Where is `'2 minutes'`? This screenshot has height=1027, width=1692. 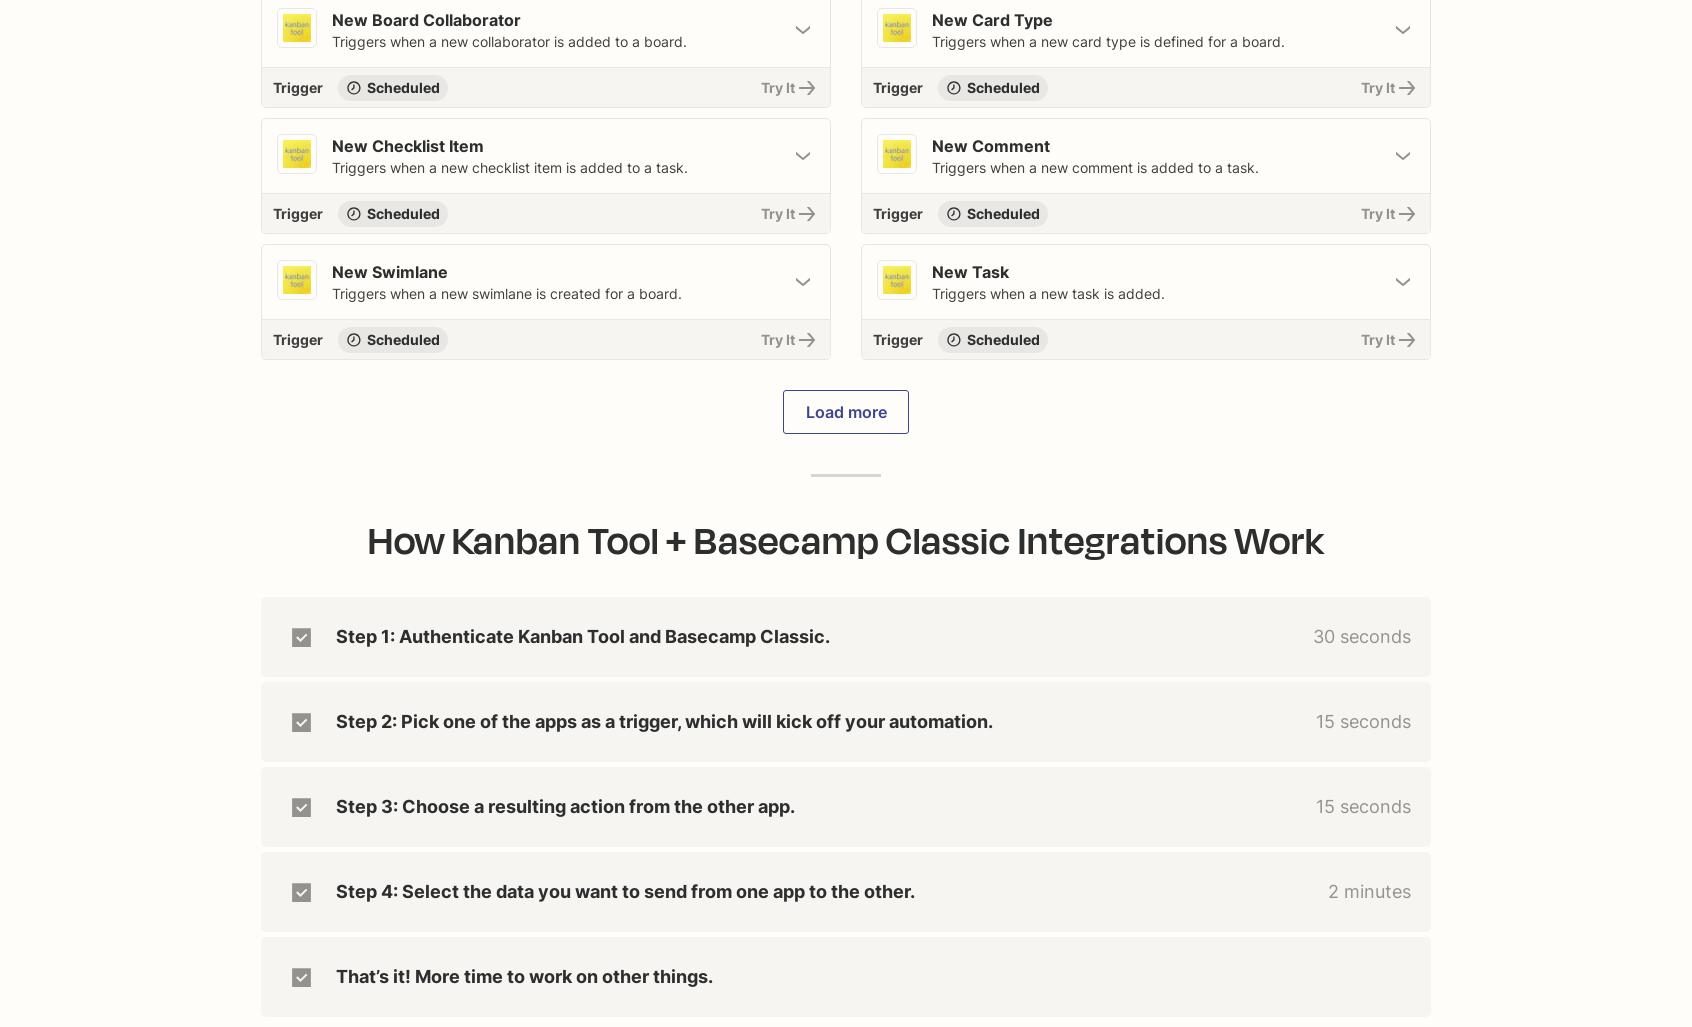
'2 minutes' is located at coordinates (1369, 890).